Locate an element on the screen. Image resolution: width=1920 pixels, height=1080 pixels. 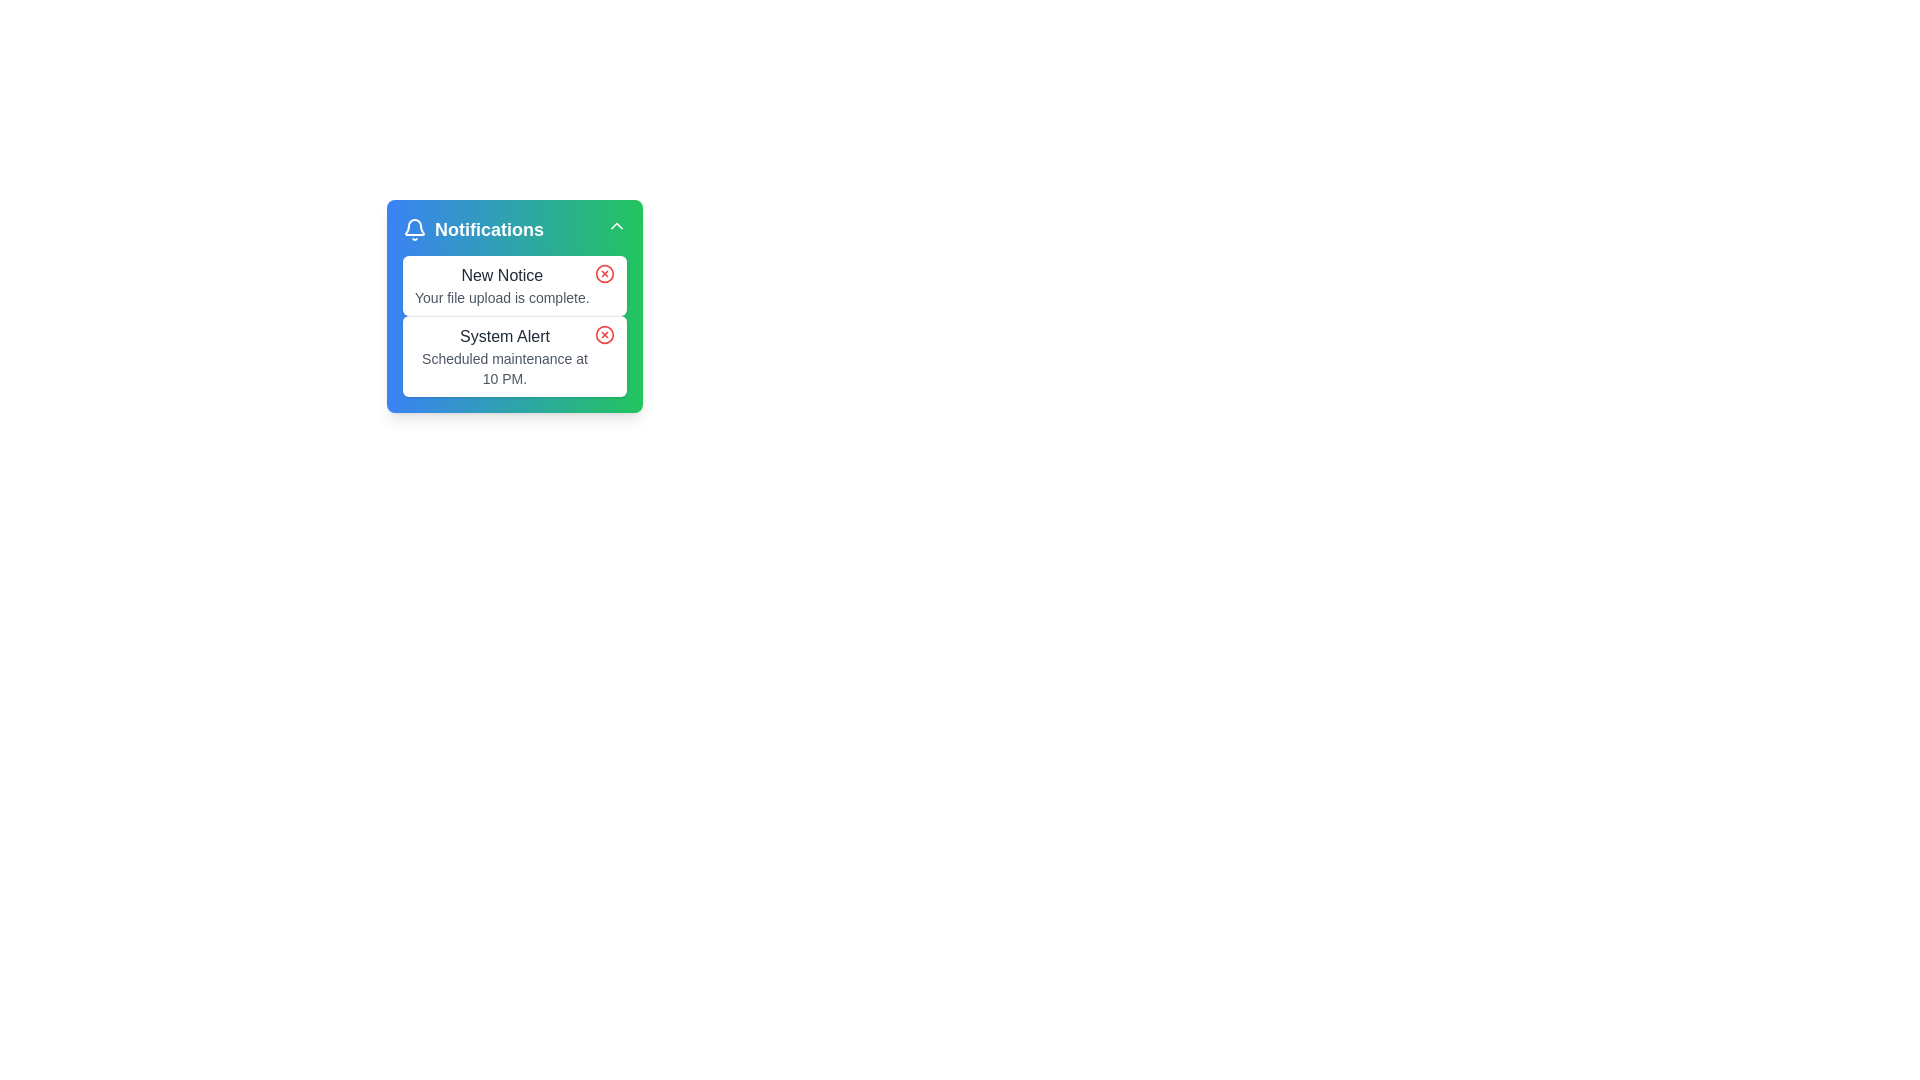
text label displaying 'Notifications', which is styled in bold and larger size, located in the header section of the notification panel is located at coordinates (489, 229).